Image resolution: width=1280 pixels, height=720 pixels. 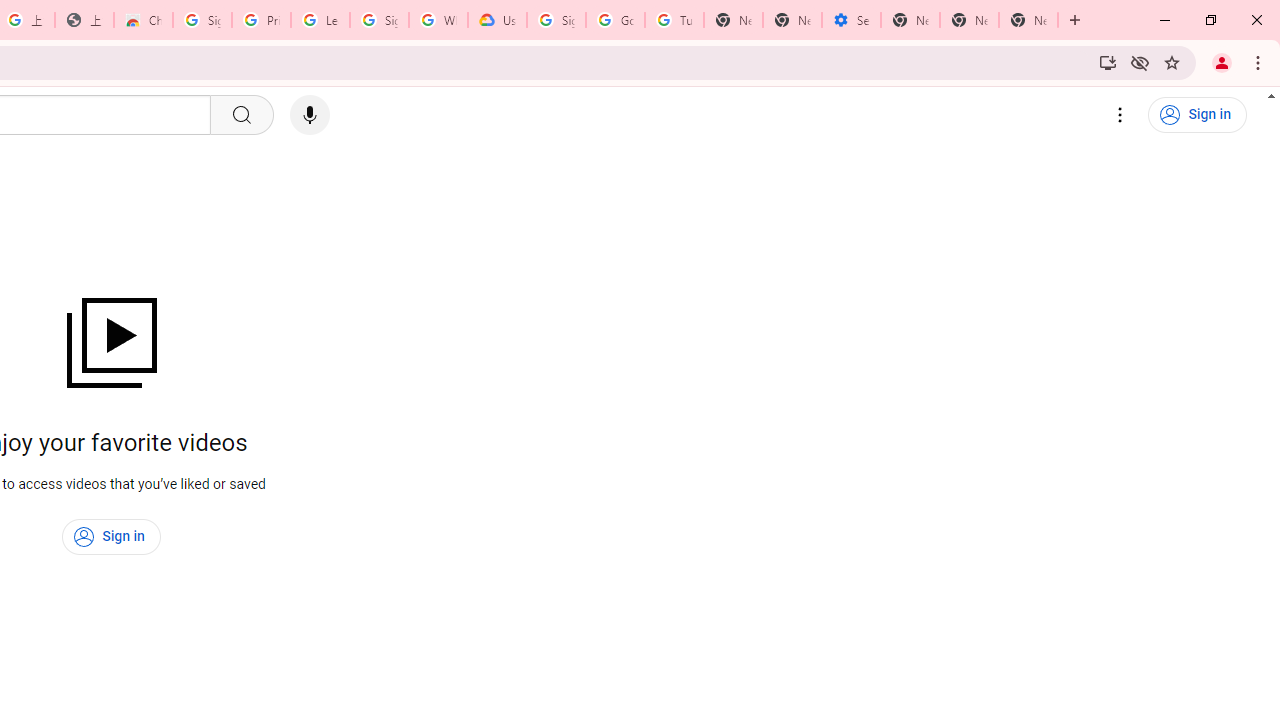 I want to click on 'Install YouTube', so click(x=1106, y=61).